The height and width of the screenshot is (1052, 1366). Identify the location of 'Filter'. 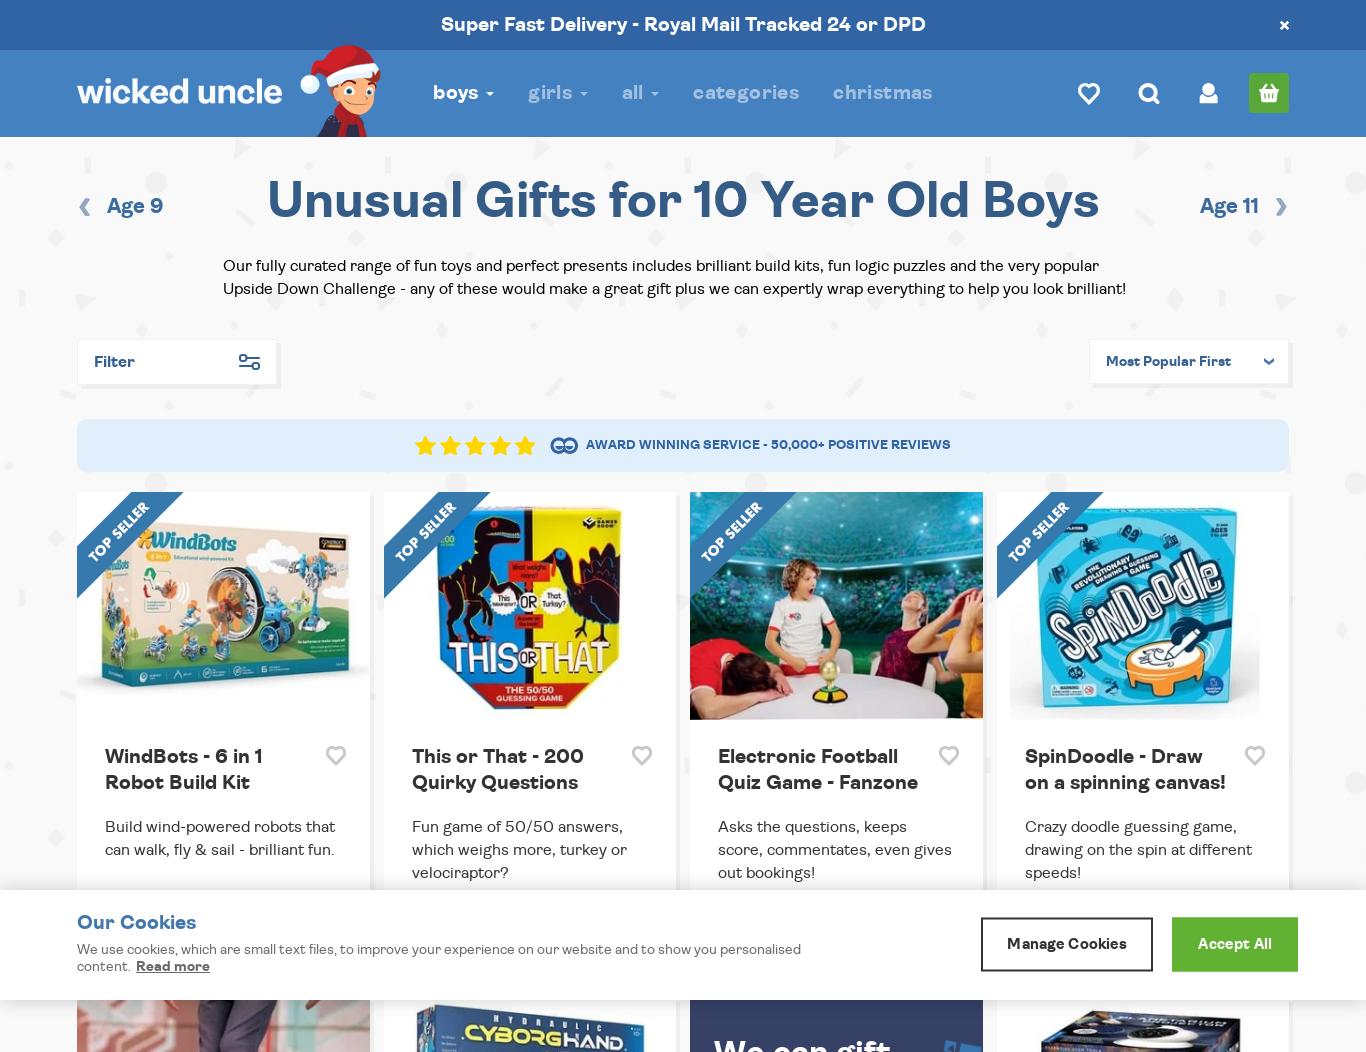
(114, 361).